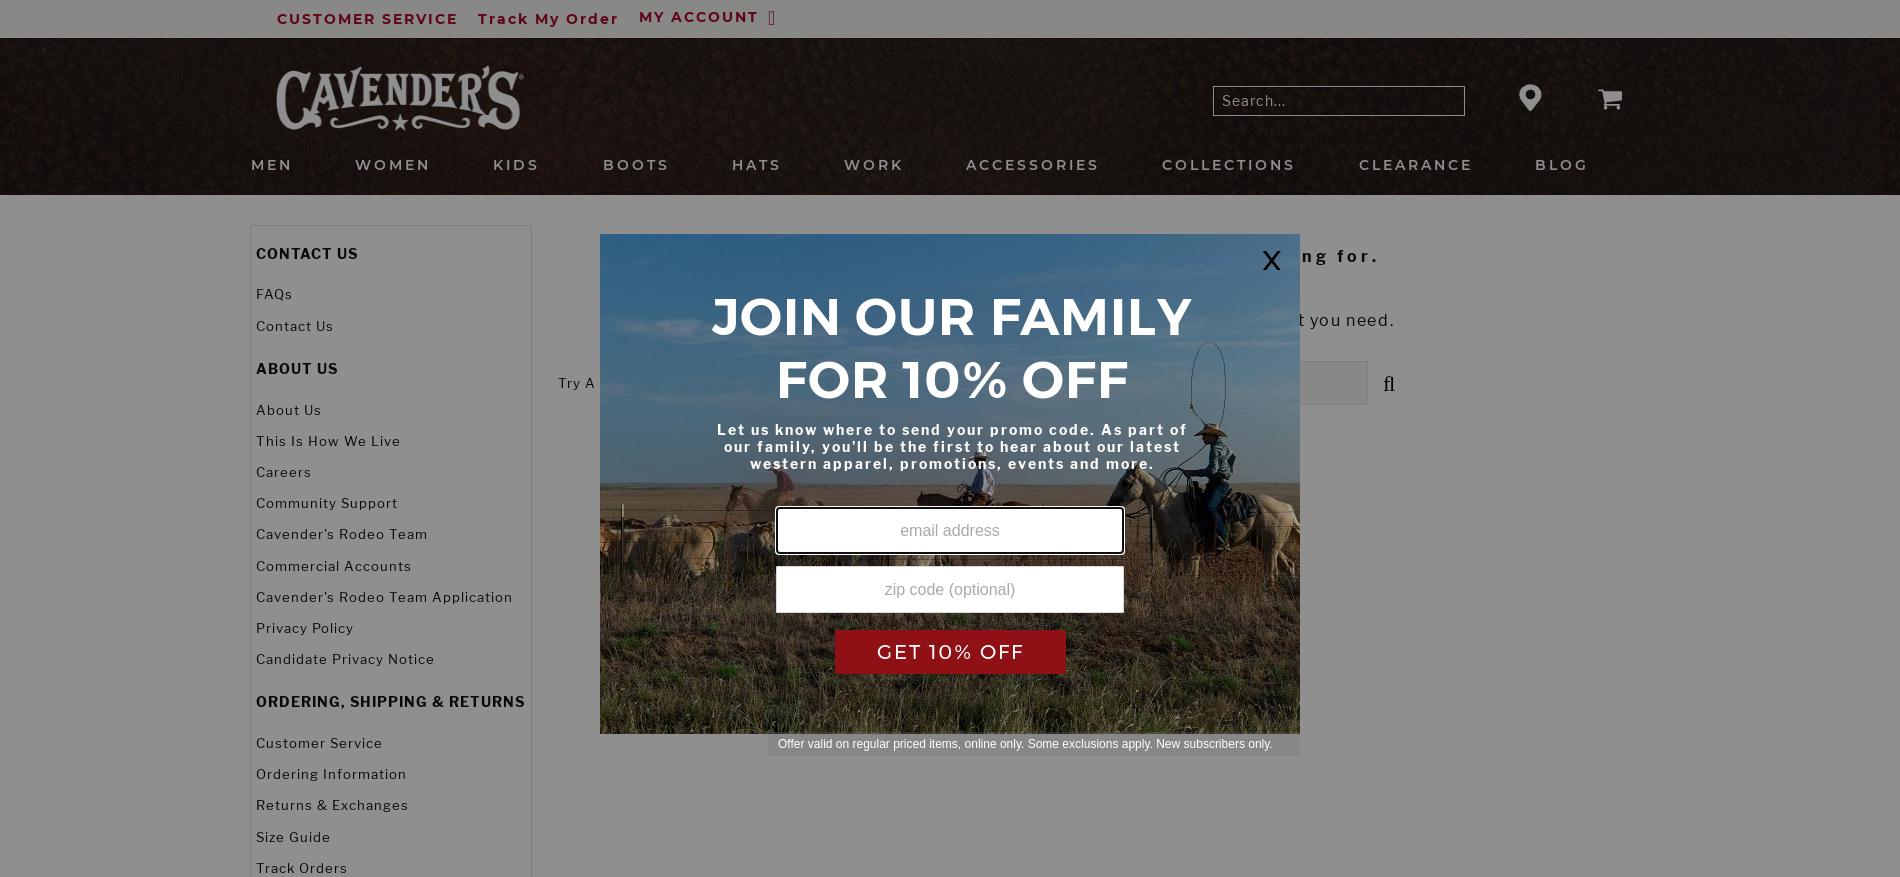 Image resolution: width=1900 pixels, height=877 pixels. I want to click on 'Community Support', so click(325, 501).